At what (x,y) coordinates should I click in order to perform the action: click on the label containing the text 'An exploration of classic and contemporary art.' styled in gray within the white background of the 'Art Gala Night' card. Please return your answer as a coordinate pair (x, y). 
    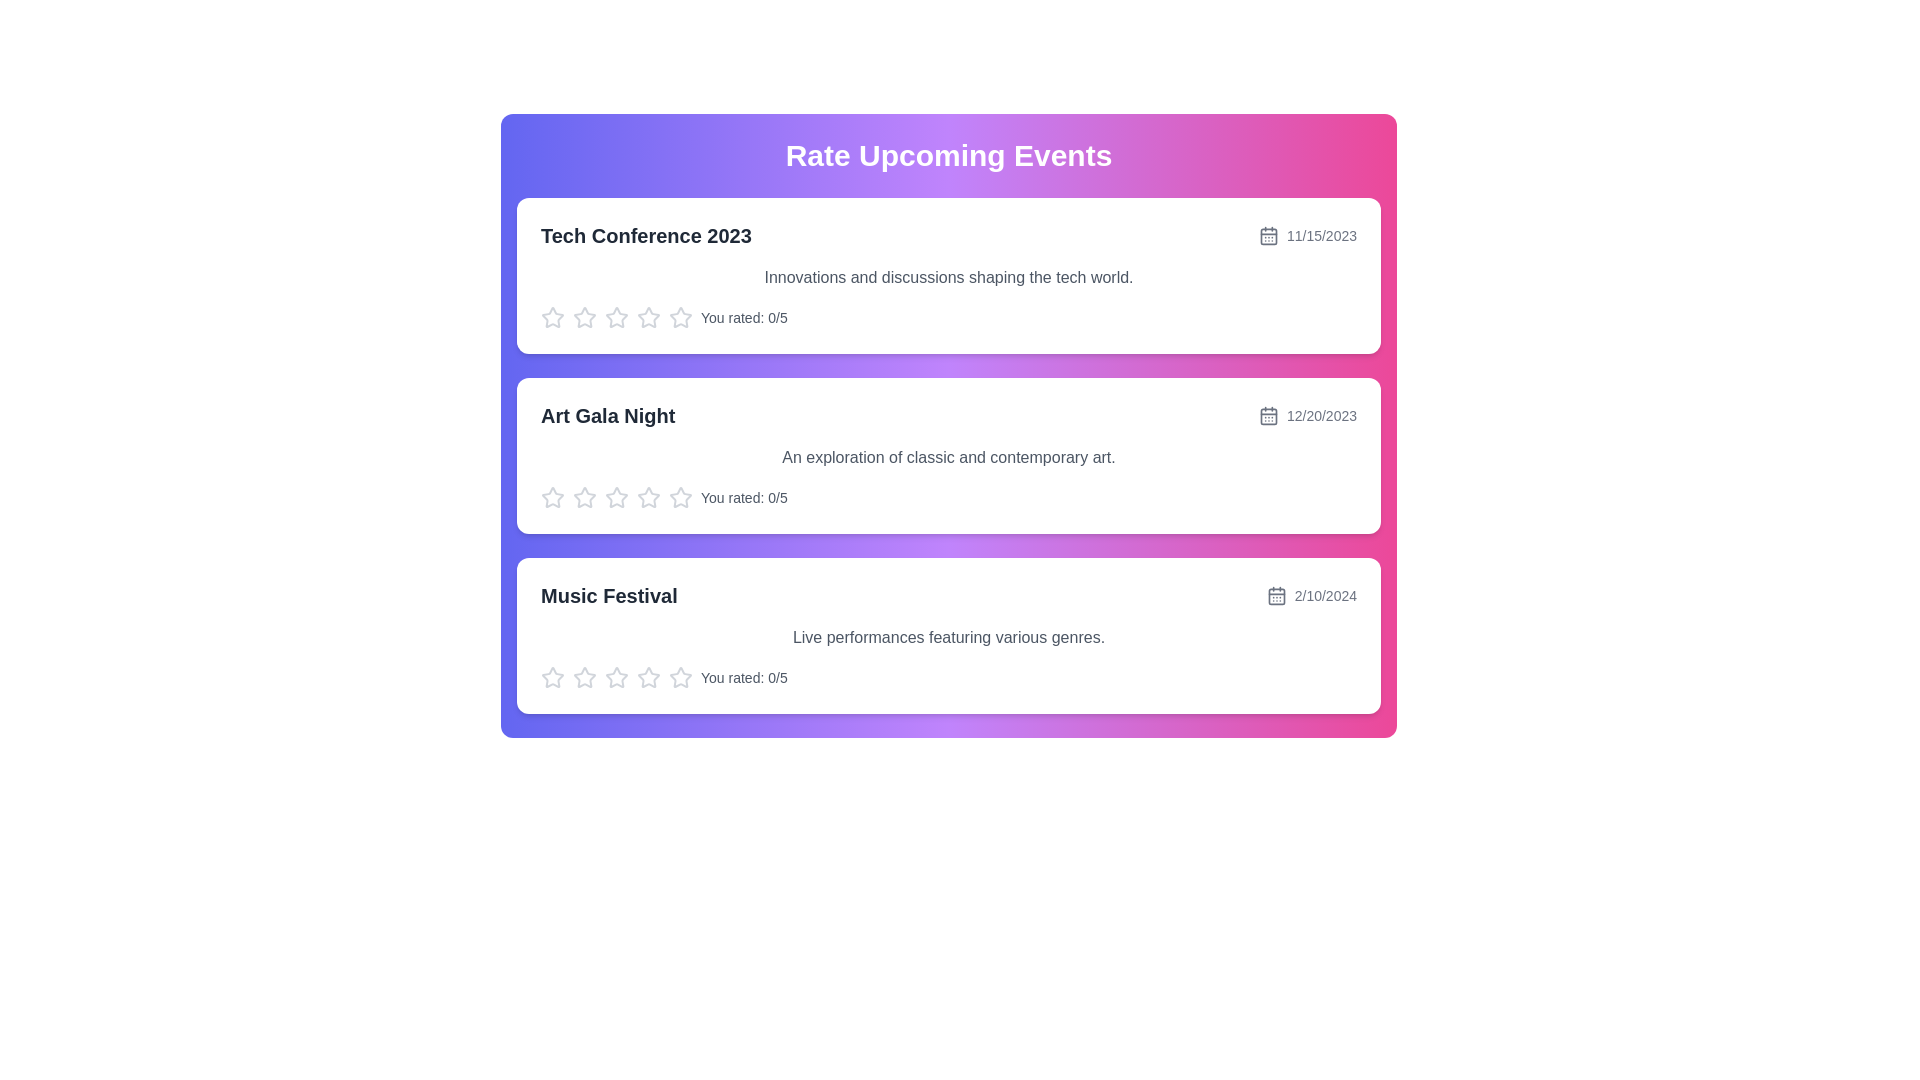
    Looking at the image, I should click on (948, 458).